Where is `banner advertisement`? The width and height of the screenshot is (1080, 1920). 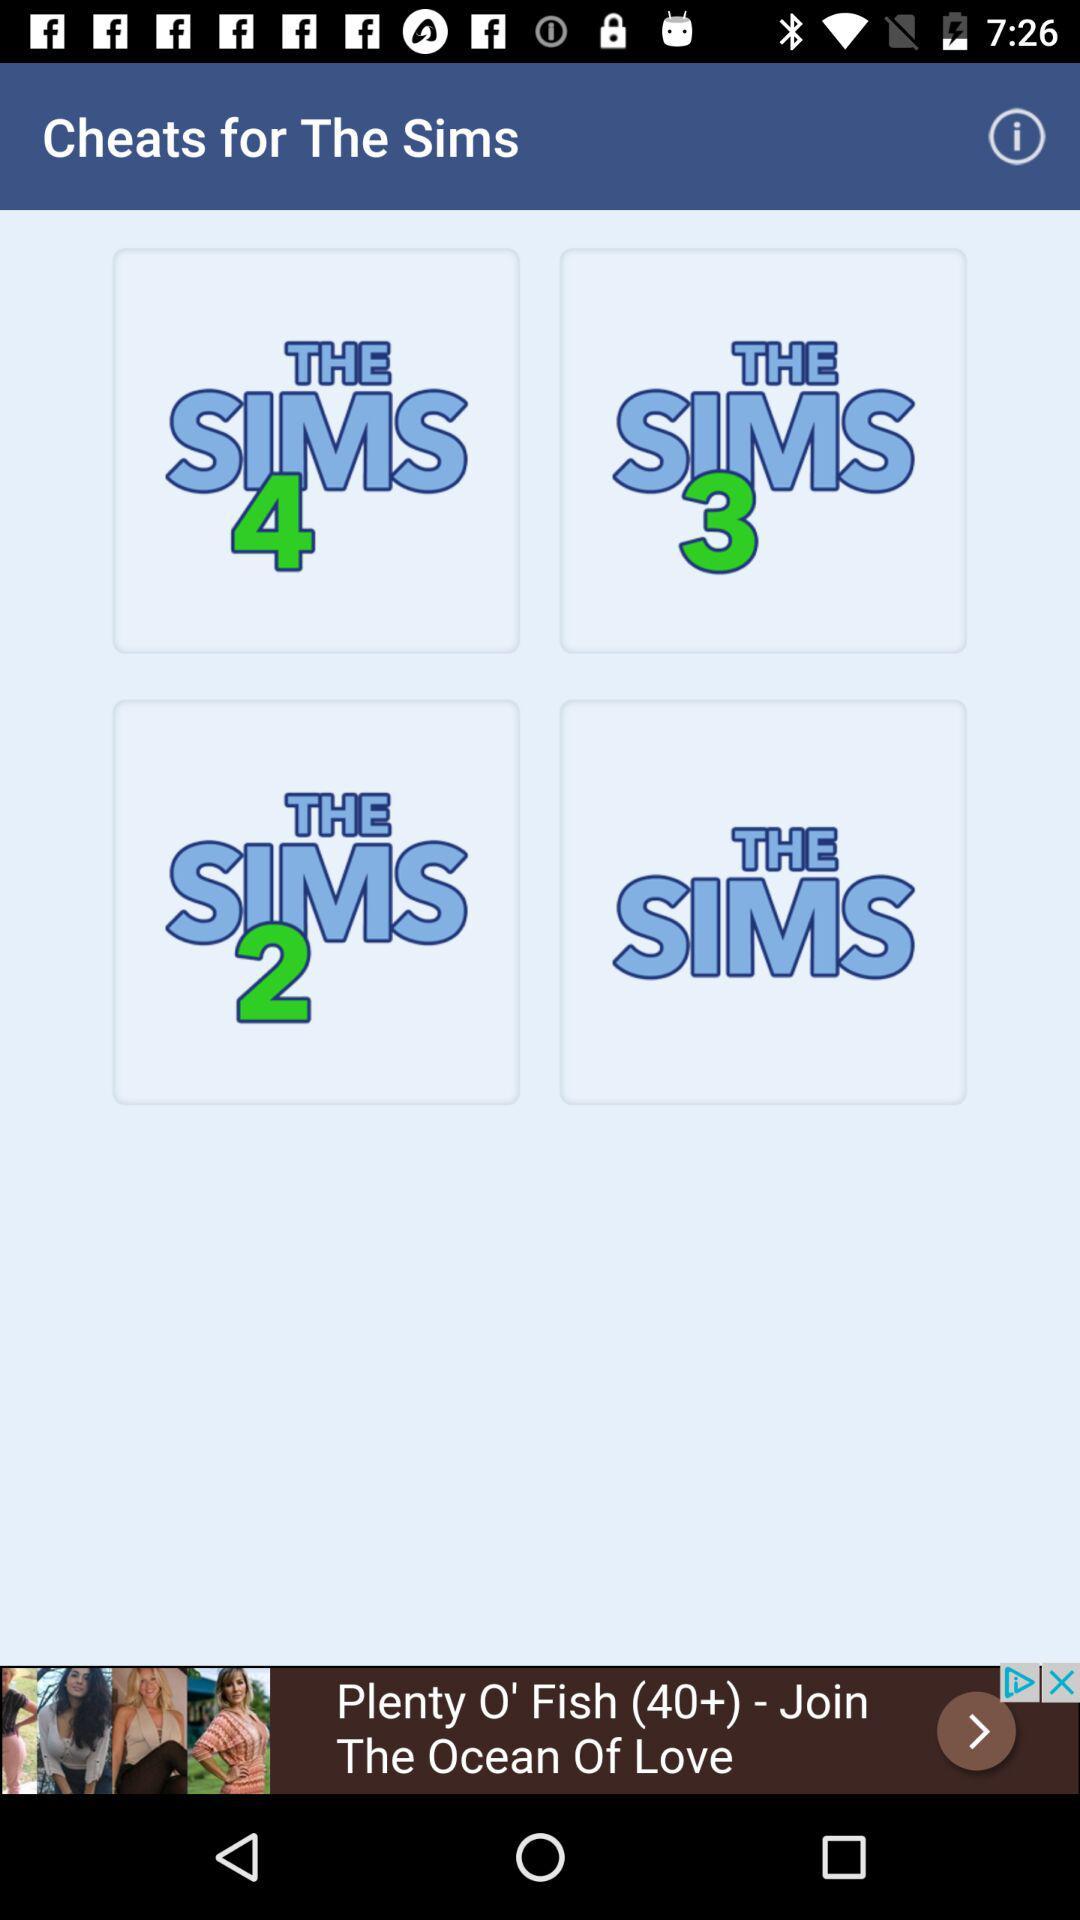
banner advertisement is located at coordinates (540, 1727).